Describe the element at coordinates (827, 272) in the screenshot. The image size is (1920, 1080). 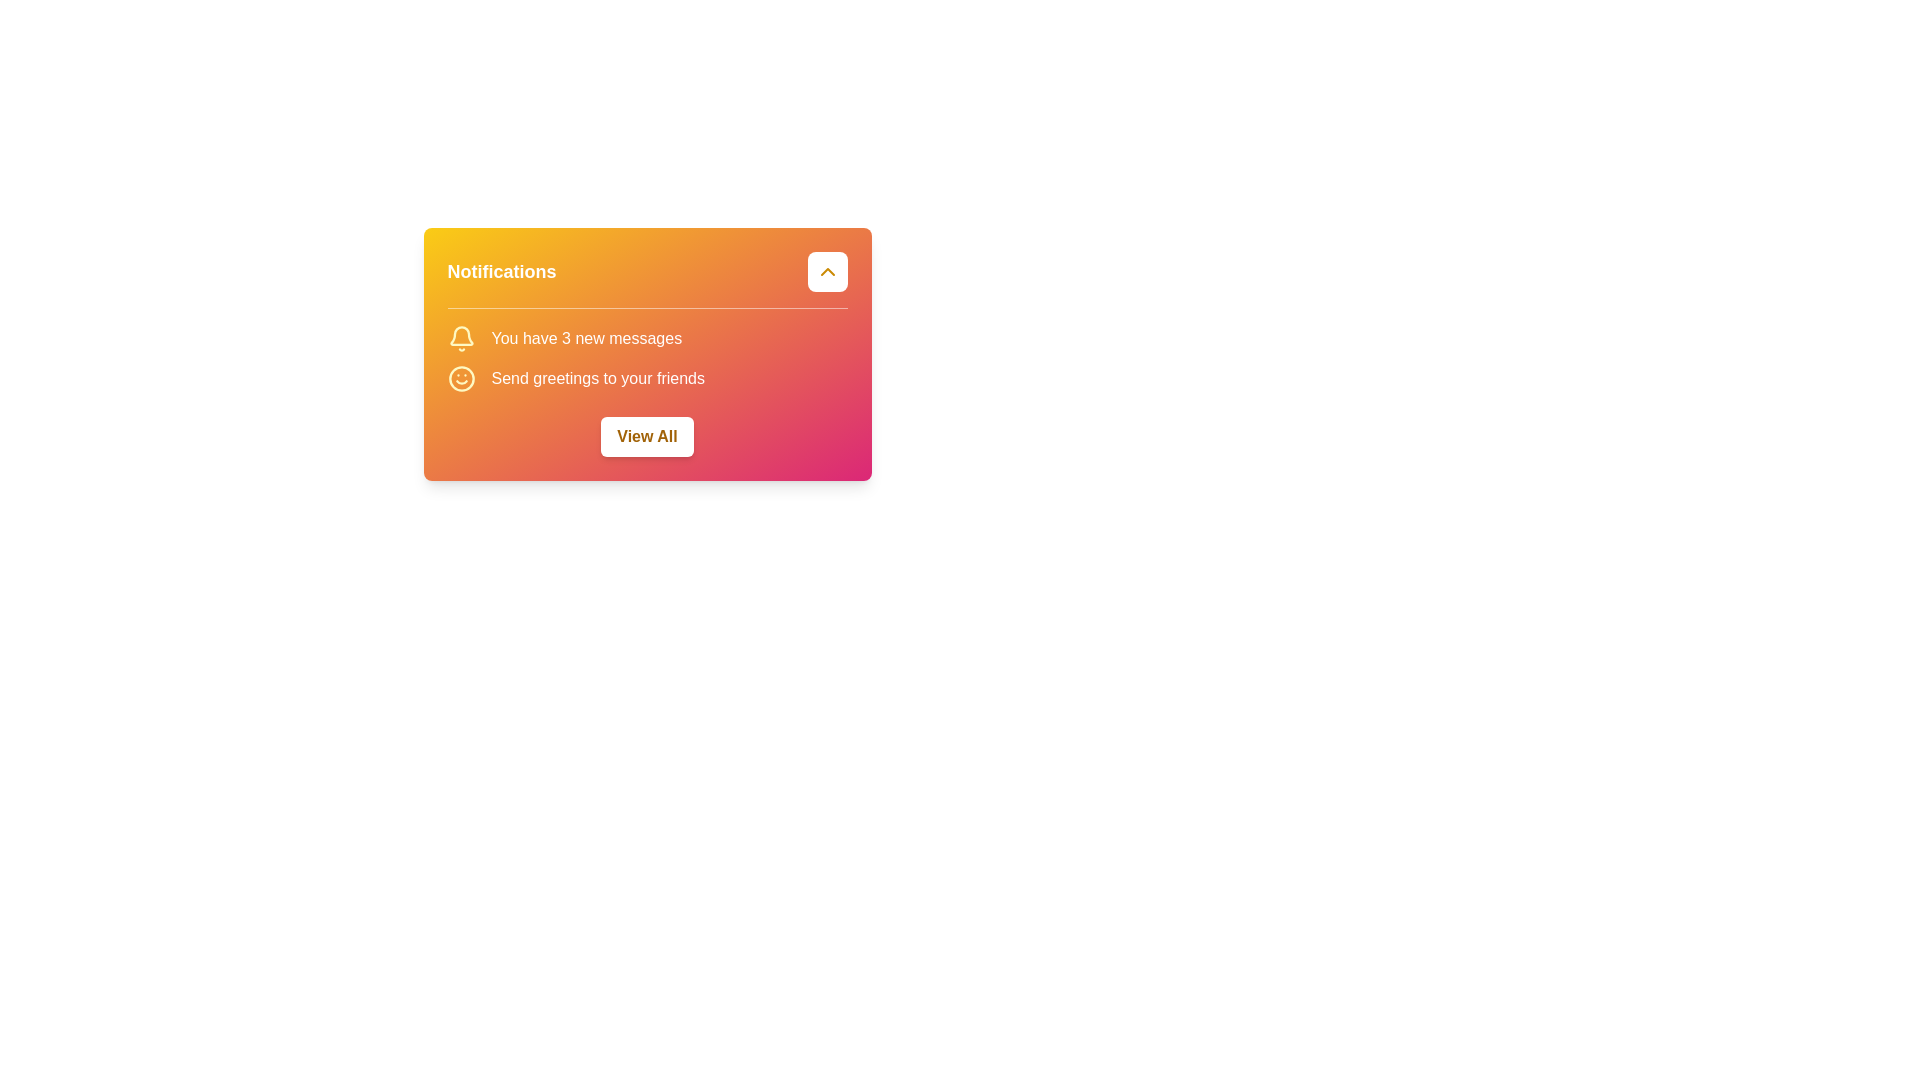
I see `the small, square button with a chevron-up icon located at the top-right corner of the notification card for accessibility navigation` at that location.